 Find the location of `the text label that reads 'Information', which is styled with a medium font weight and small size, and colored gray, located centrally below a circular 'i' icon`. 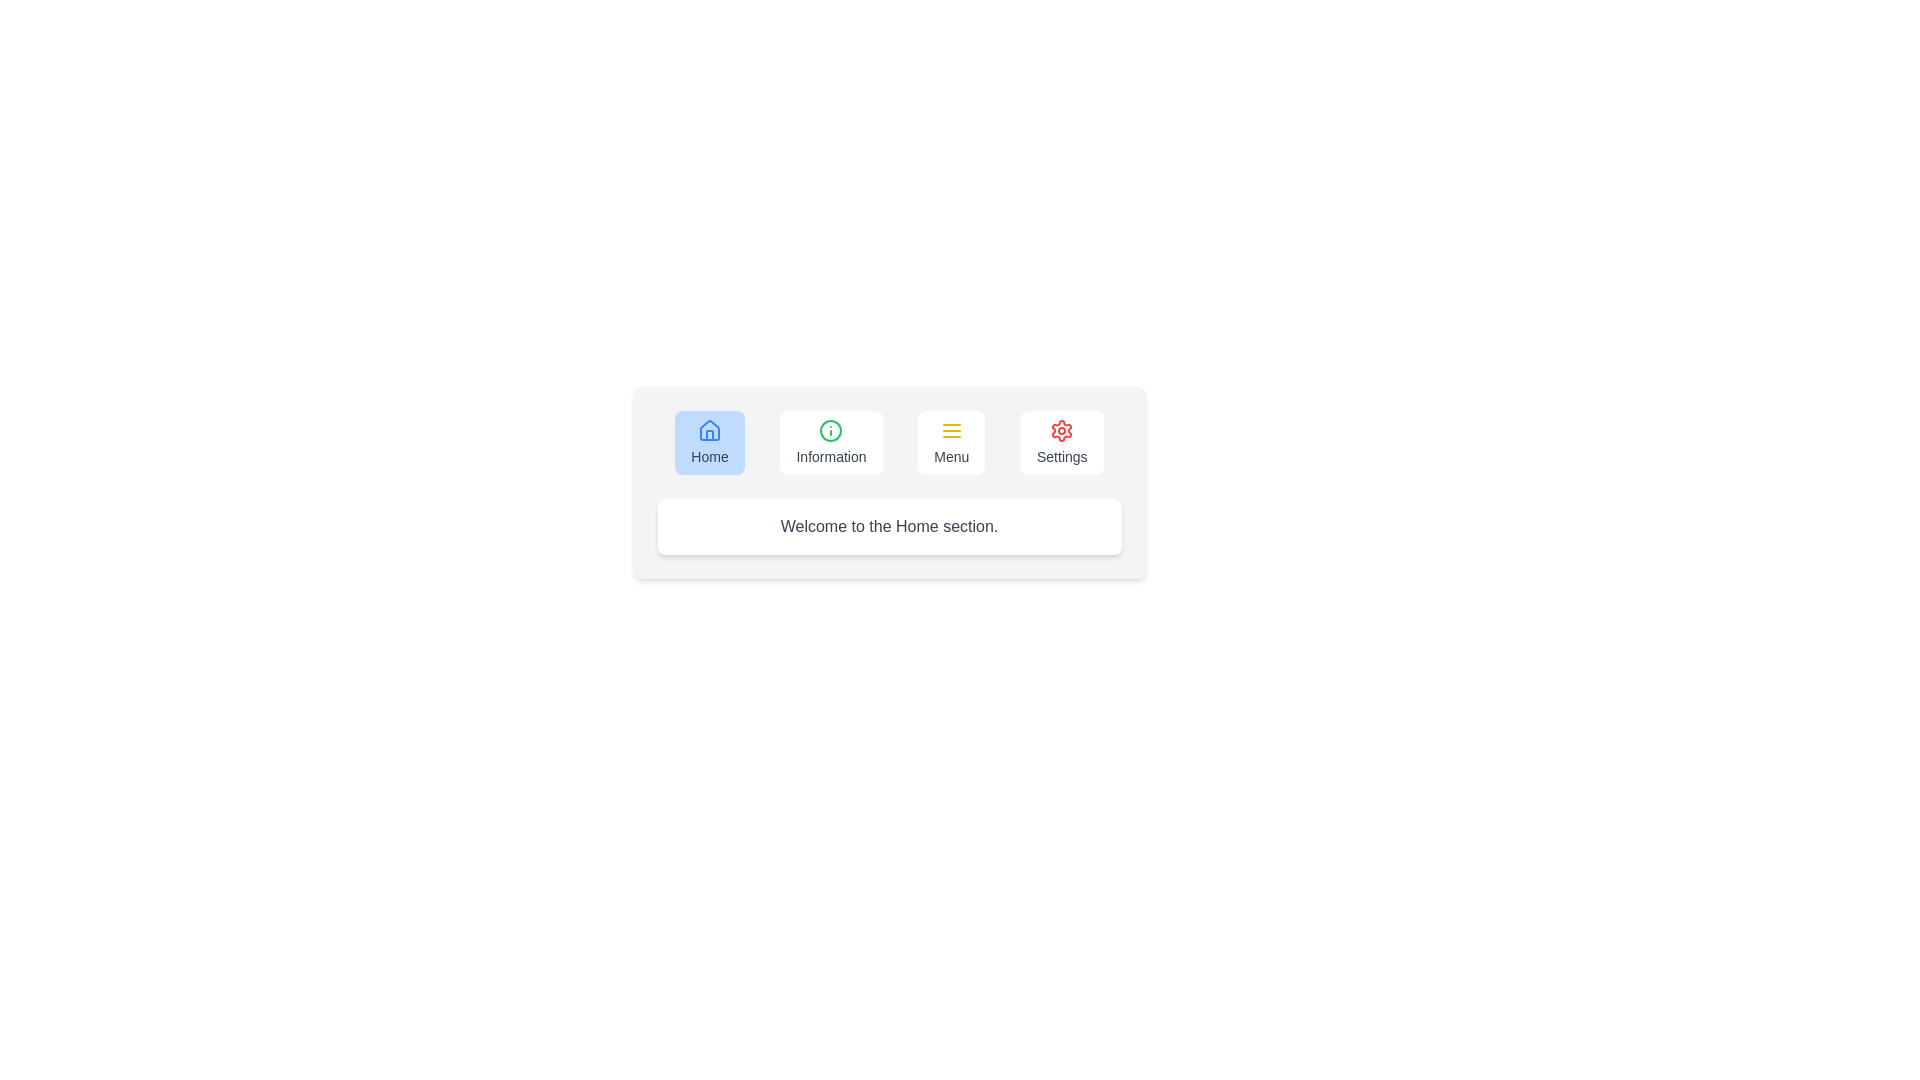

the text label that reads 'Information', which is styled with a medium font weight and small size, and colored gray, located centrally below a circular 'i' icon is located at coordinates (831, 456).